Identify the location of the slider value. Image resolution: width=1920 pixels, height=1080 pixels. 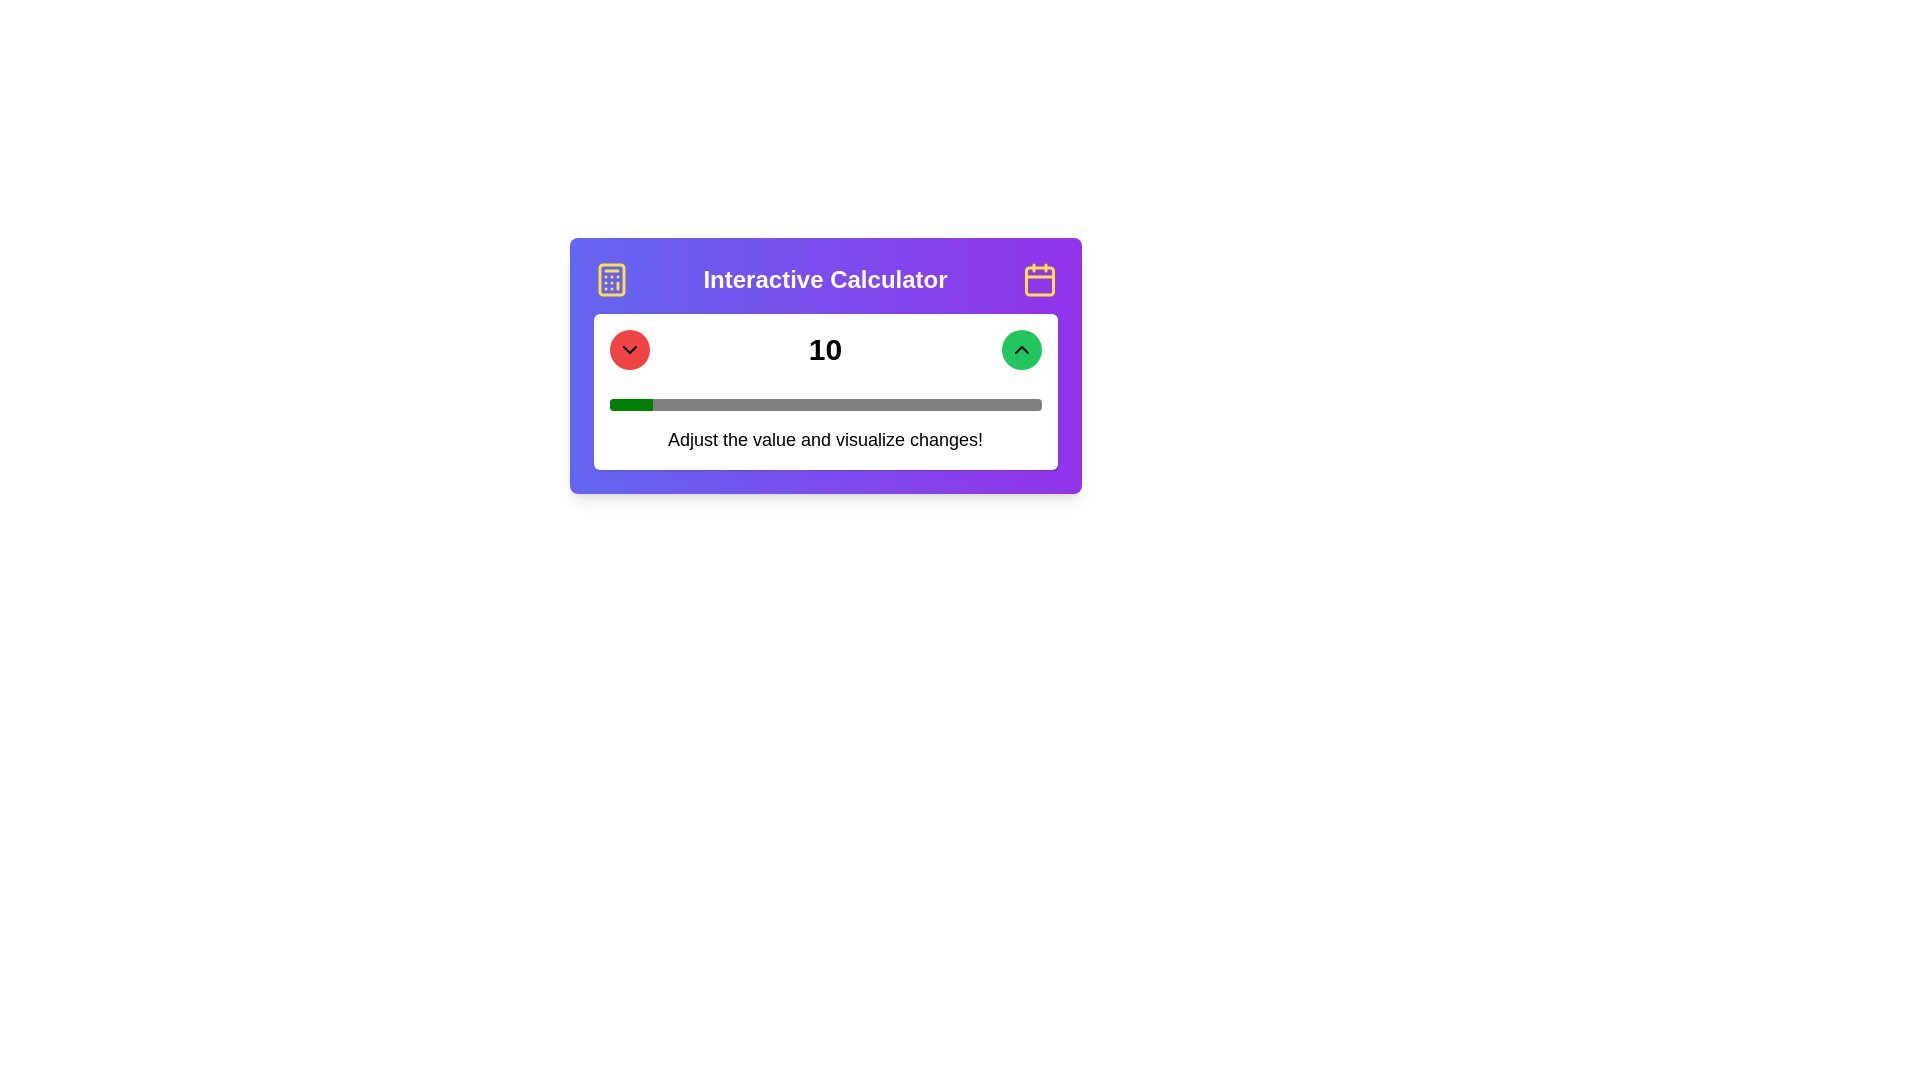
(1015, 405).